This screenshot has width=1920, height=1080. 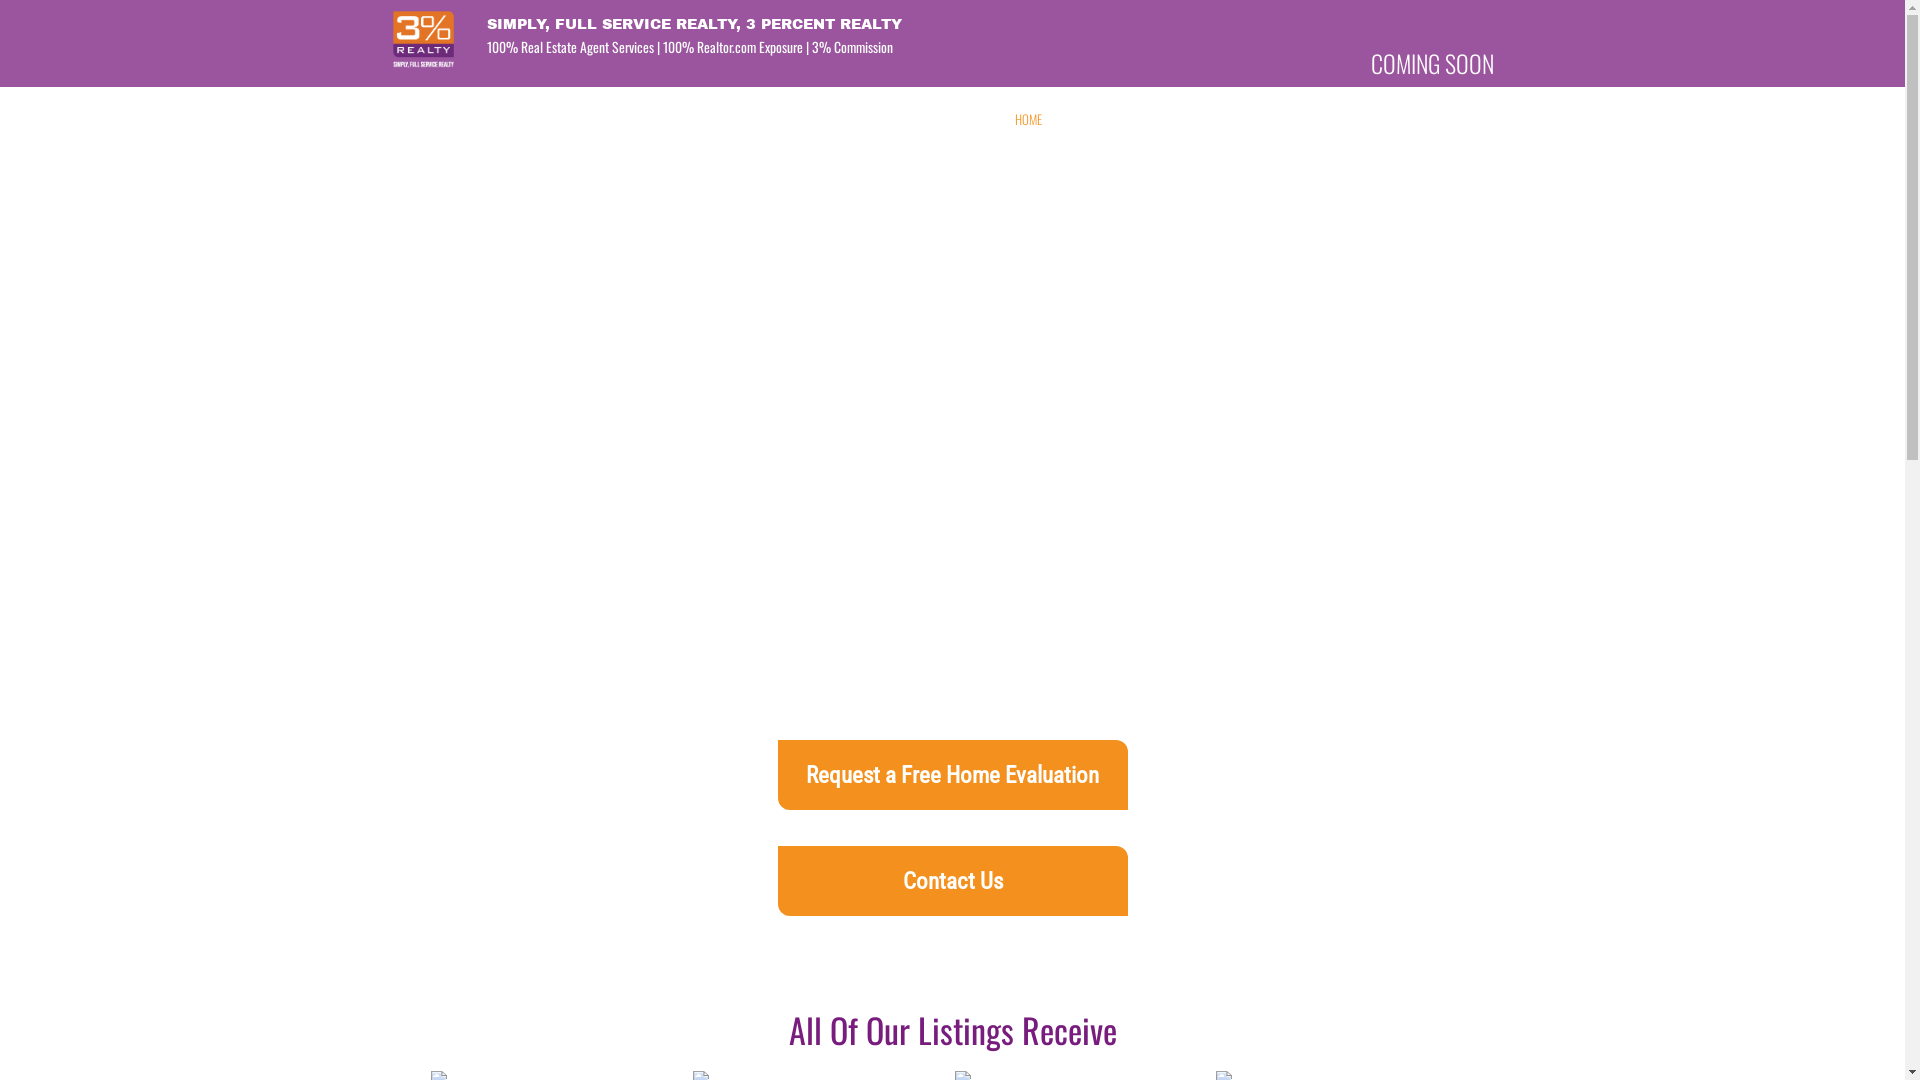 I want to click on 'HOME', so click(x=1027, y=119).